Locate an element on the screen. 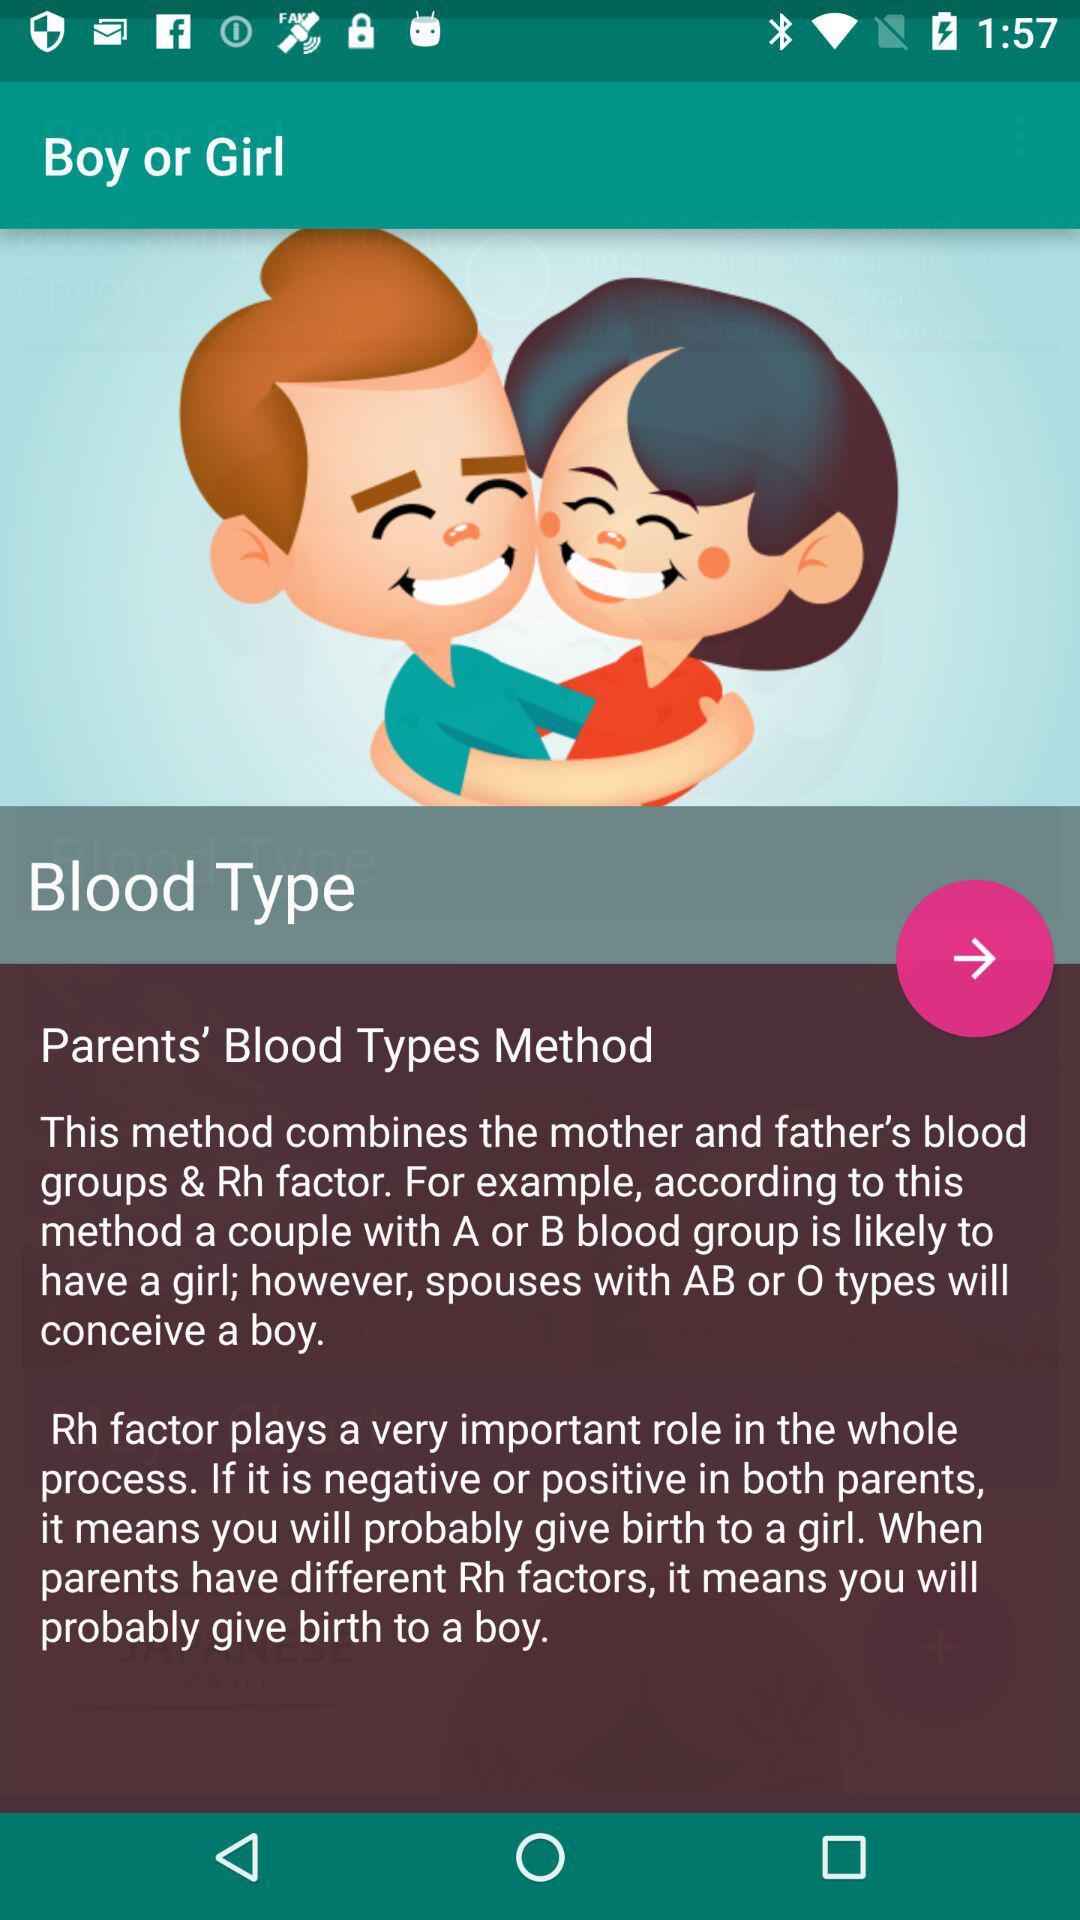 The width and height of the screenshot is (1080, 1920). move to next page is located at coordinates (974, 938).